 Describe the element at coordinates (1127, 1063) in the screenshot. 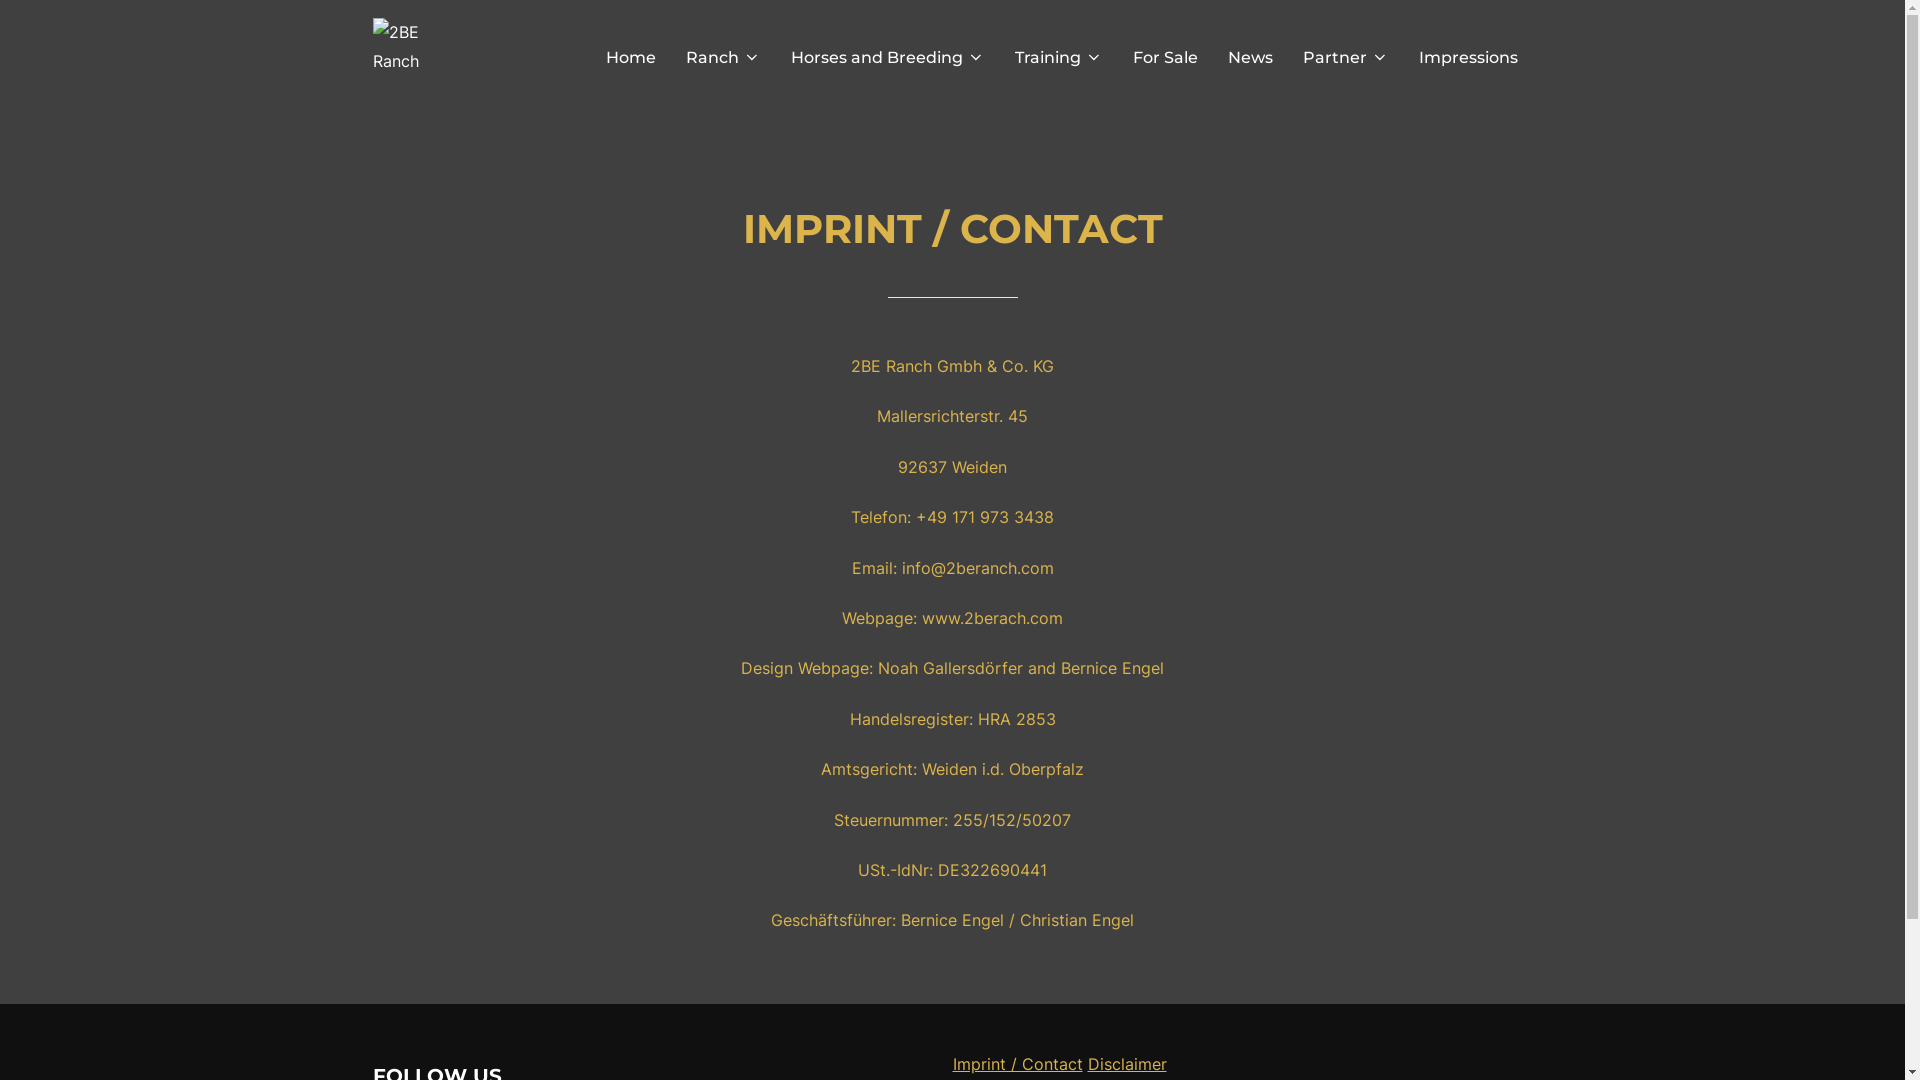

I see `'Disclaimer'` at that location.